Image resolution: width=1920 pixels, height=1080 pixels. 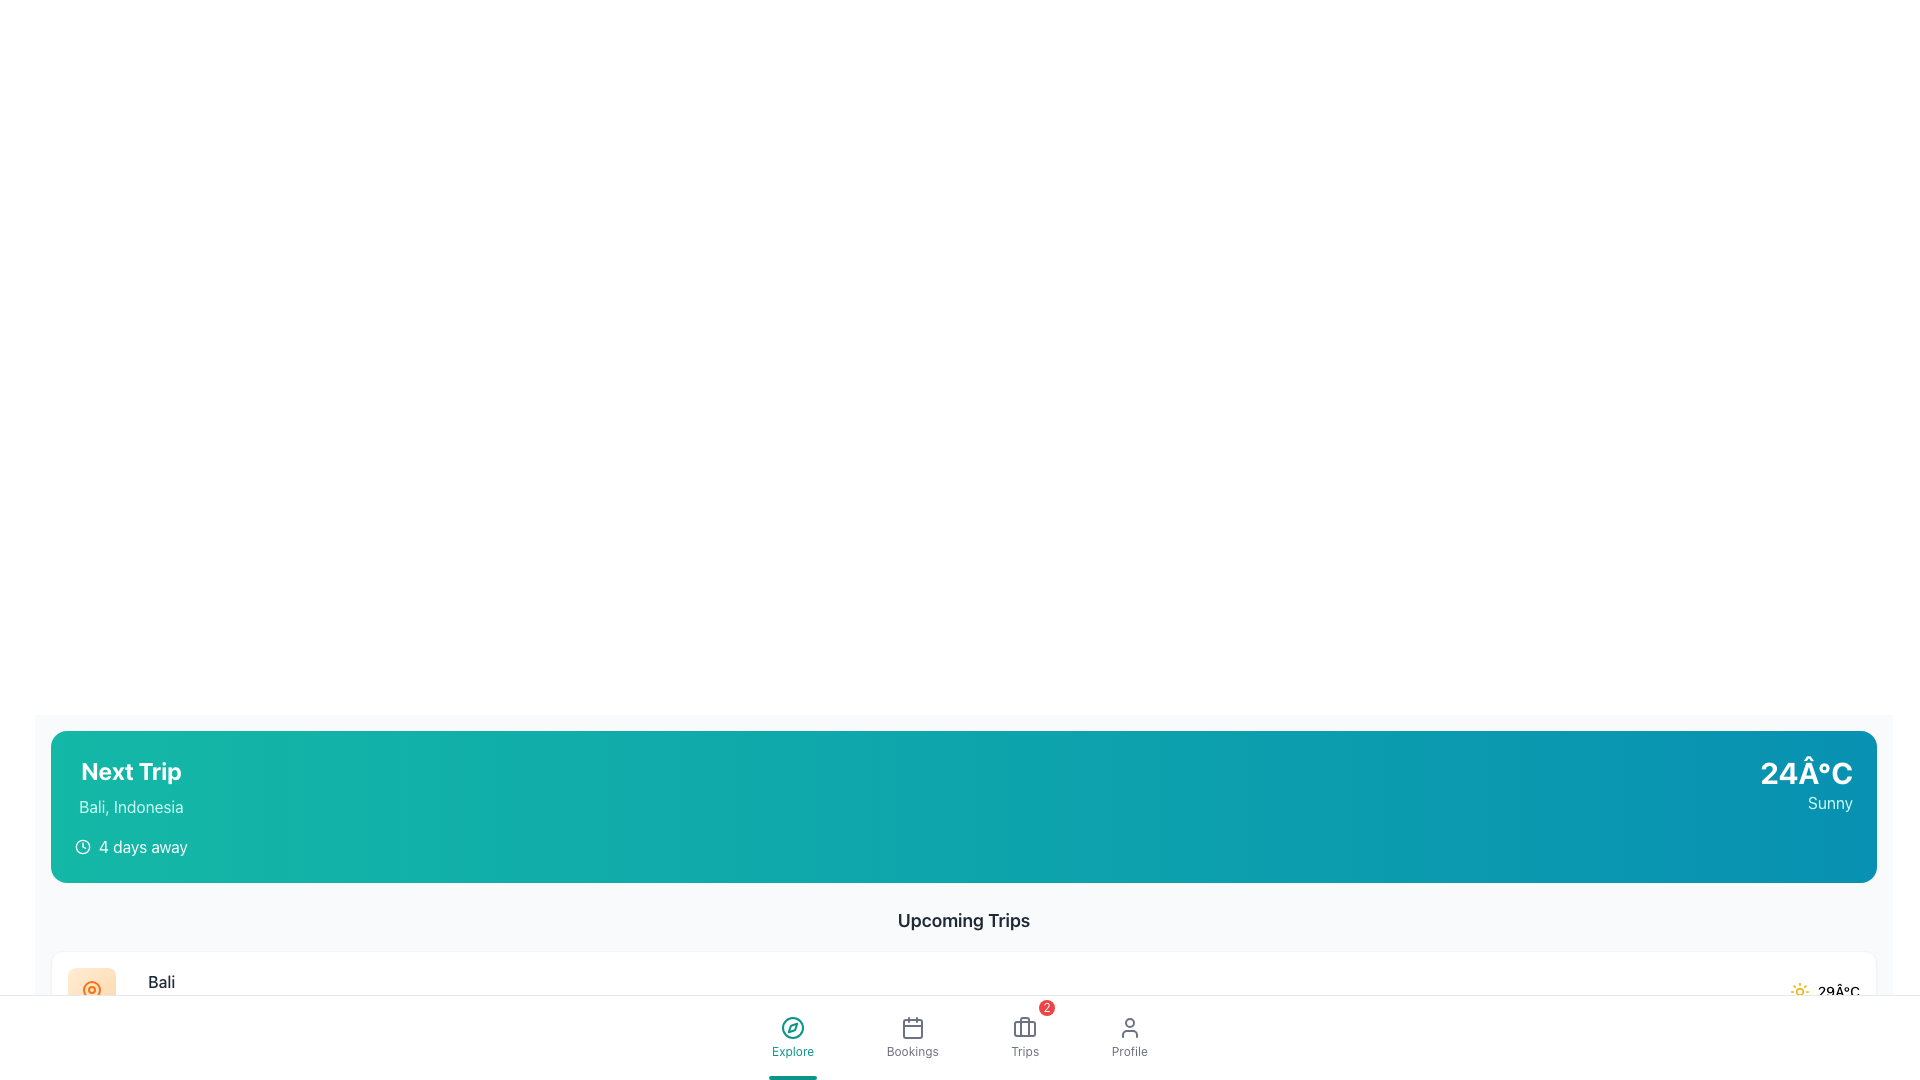 I want to click on the Text label that displays the location of the next trip, which is centrally aligned between the 'Next Trip' label above and the '4 days away' text and clock icon below, so click(x=130, y=805).